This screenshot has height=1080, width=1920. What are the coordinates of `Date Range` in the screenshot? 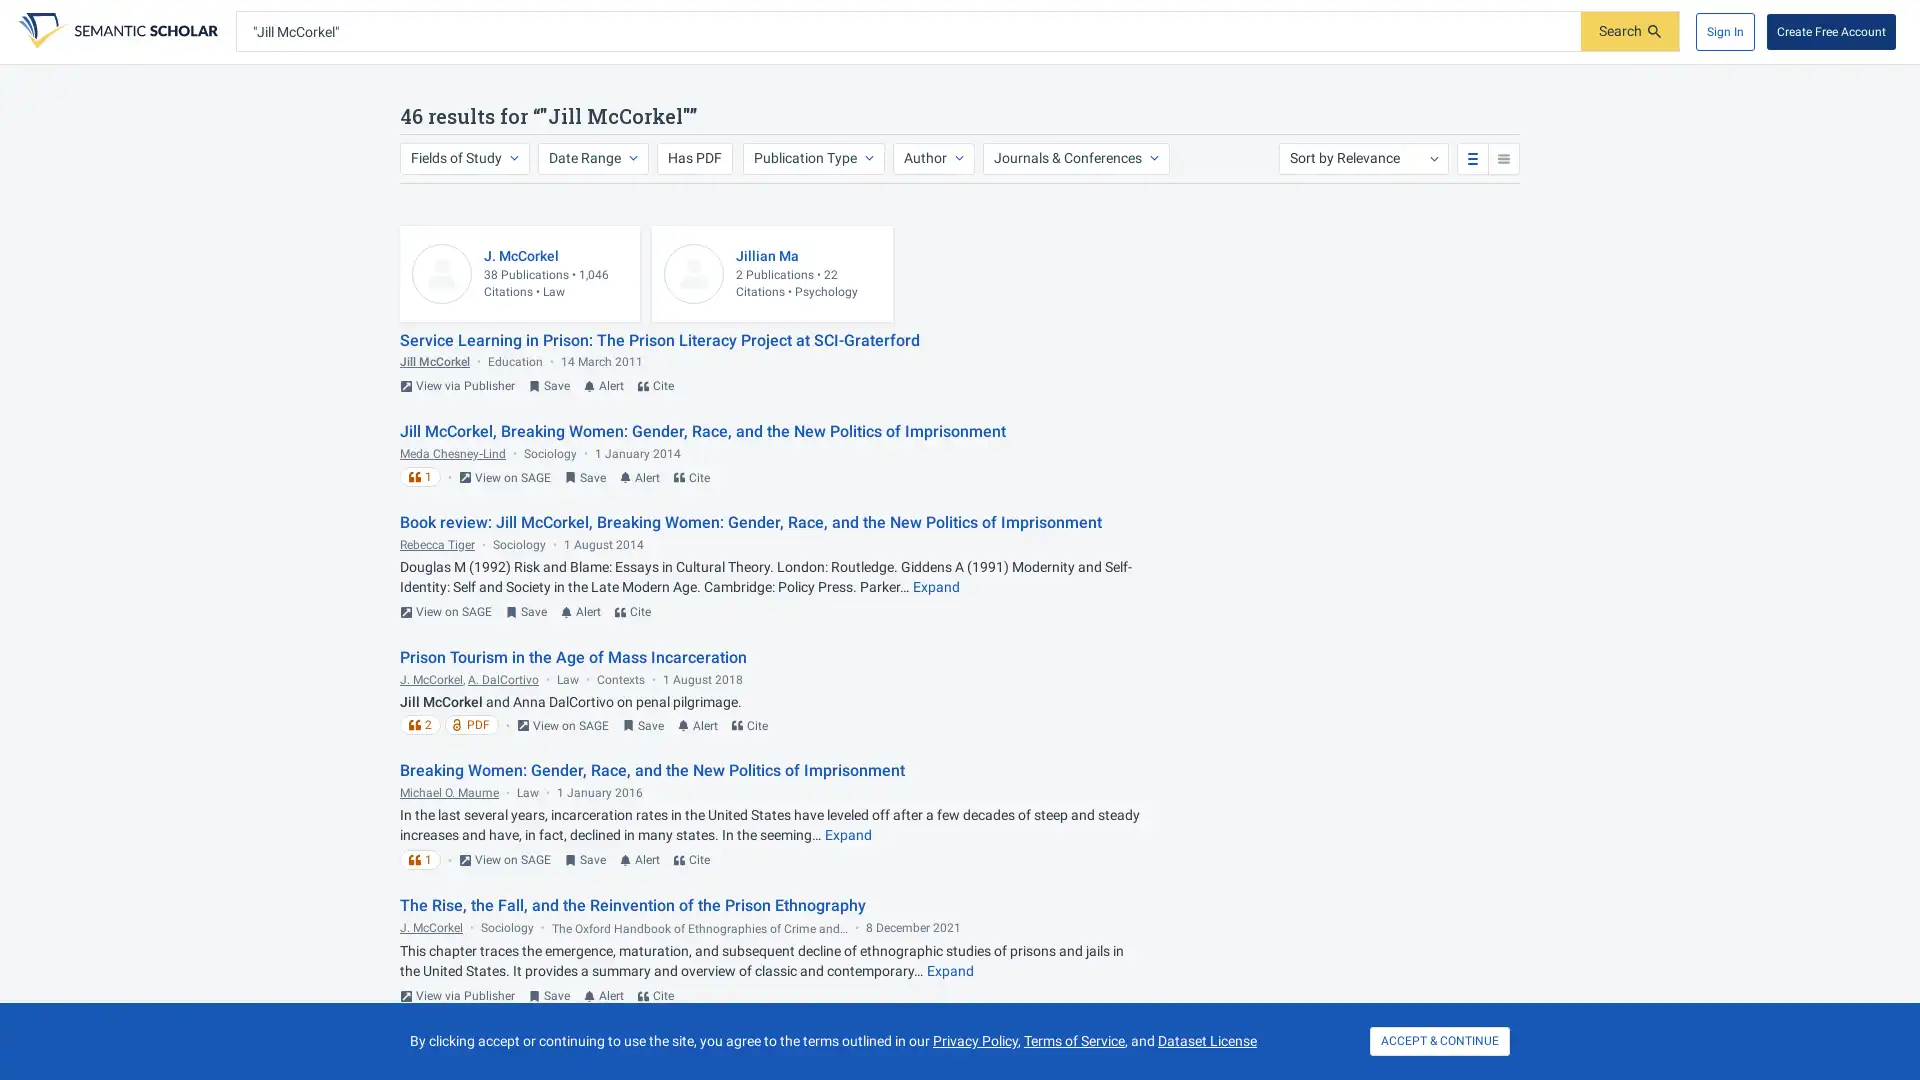 It's located at (591, 157).